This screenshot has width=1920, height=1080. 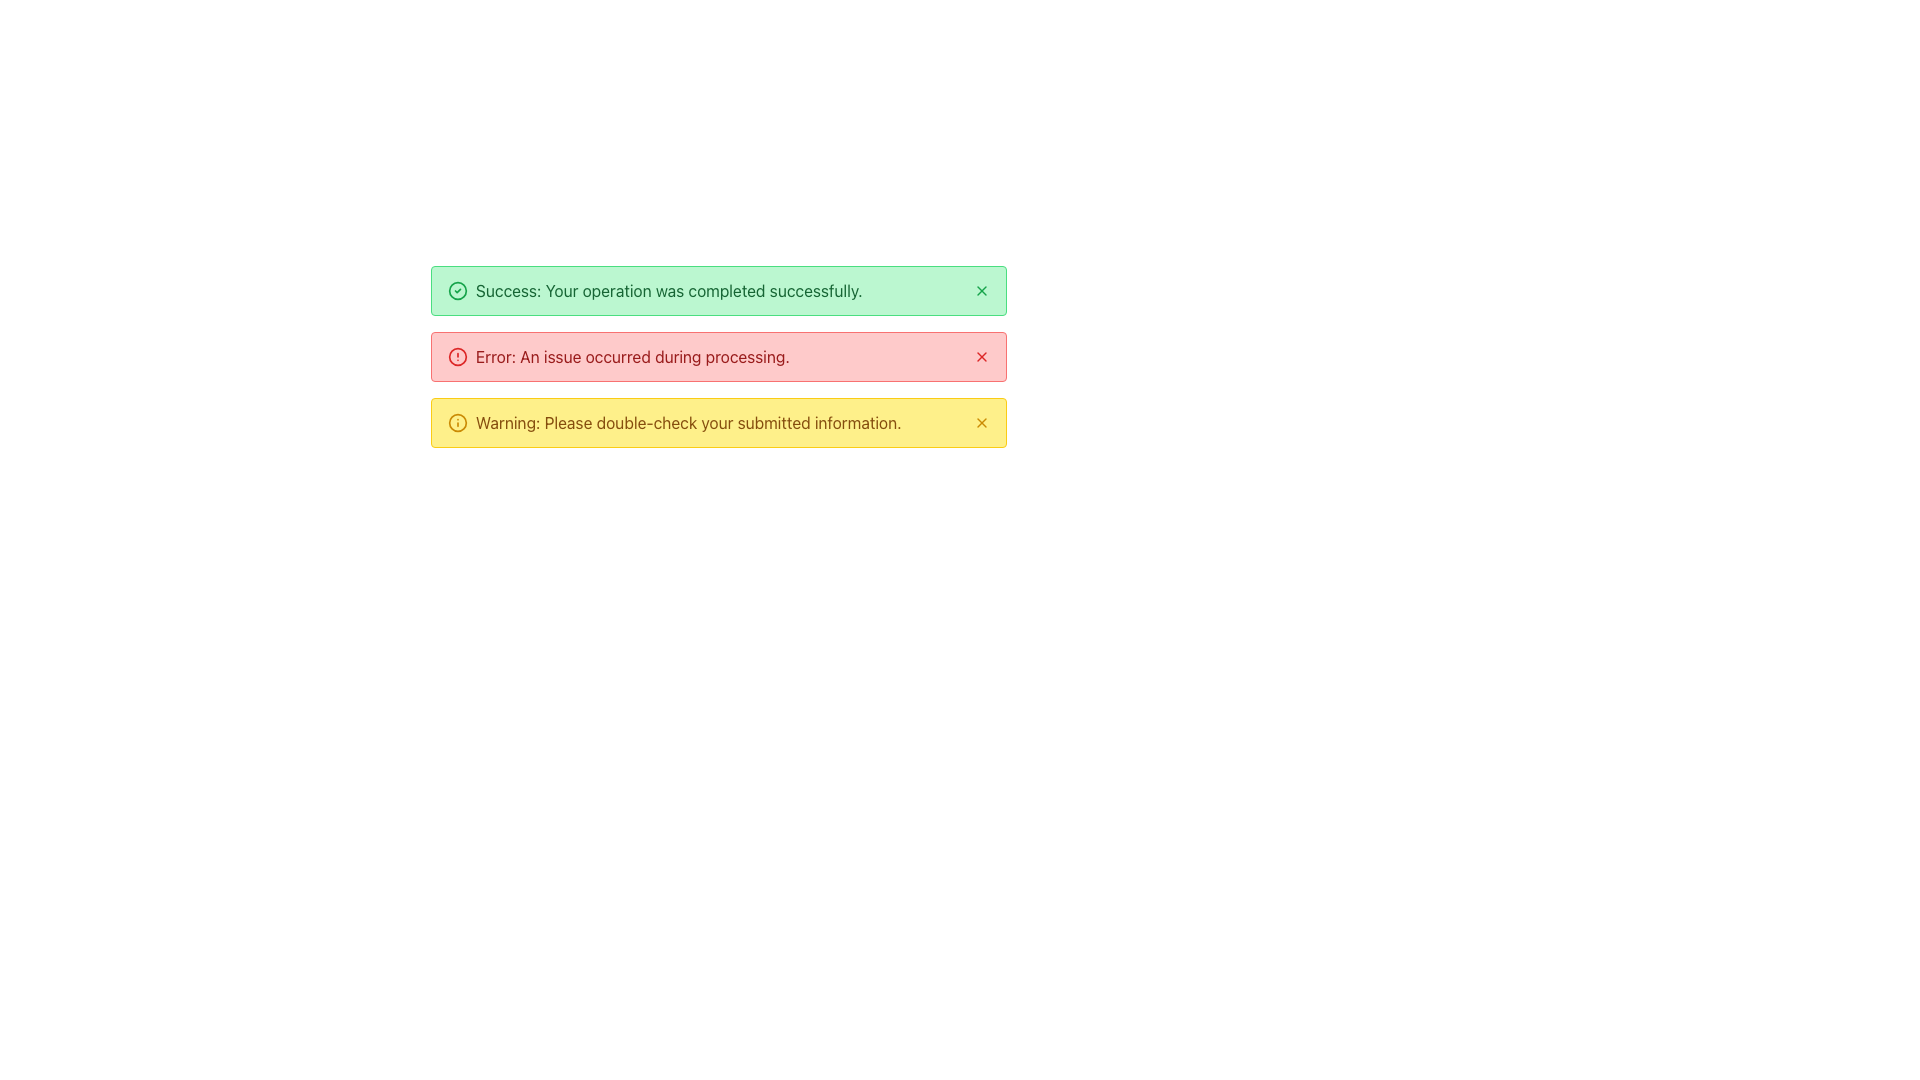 I want to click on the 'information' icon located at the far left of the warning message in the yellow section, which is visually distinct due to its circular shape and color, so click(x=456, y=422).